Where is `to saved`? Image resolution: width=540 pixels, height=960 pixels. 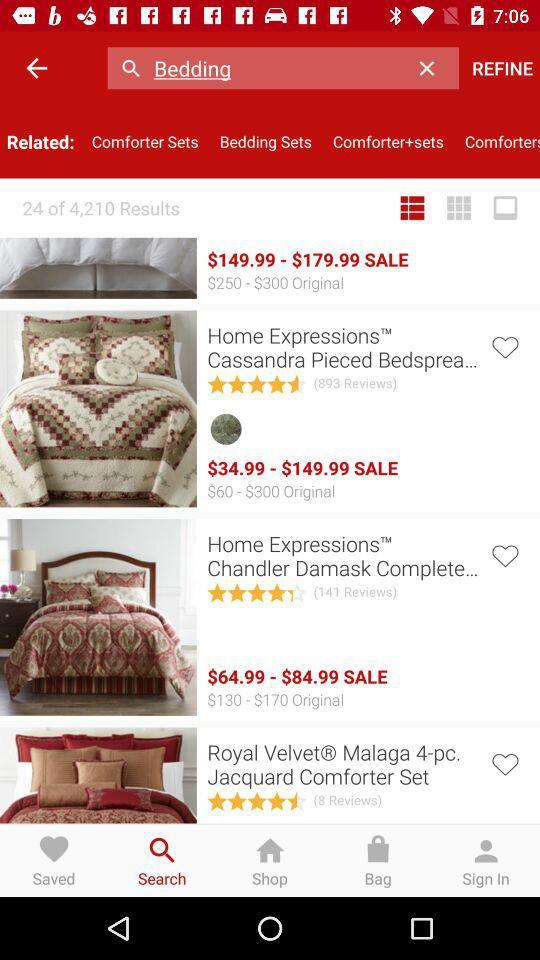
to saved is located at coordinates (503, 345).